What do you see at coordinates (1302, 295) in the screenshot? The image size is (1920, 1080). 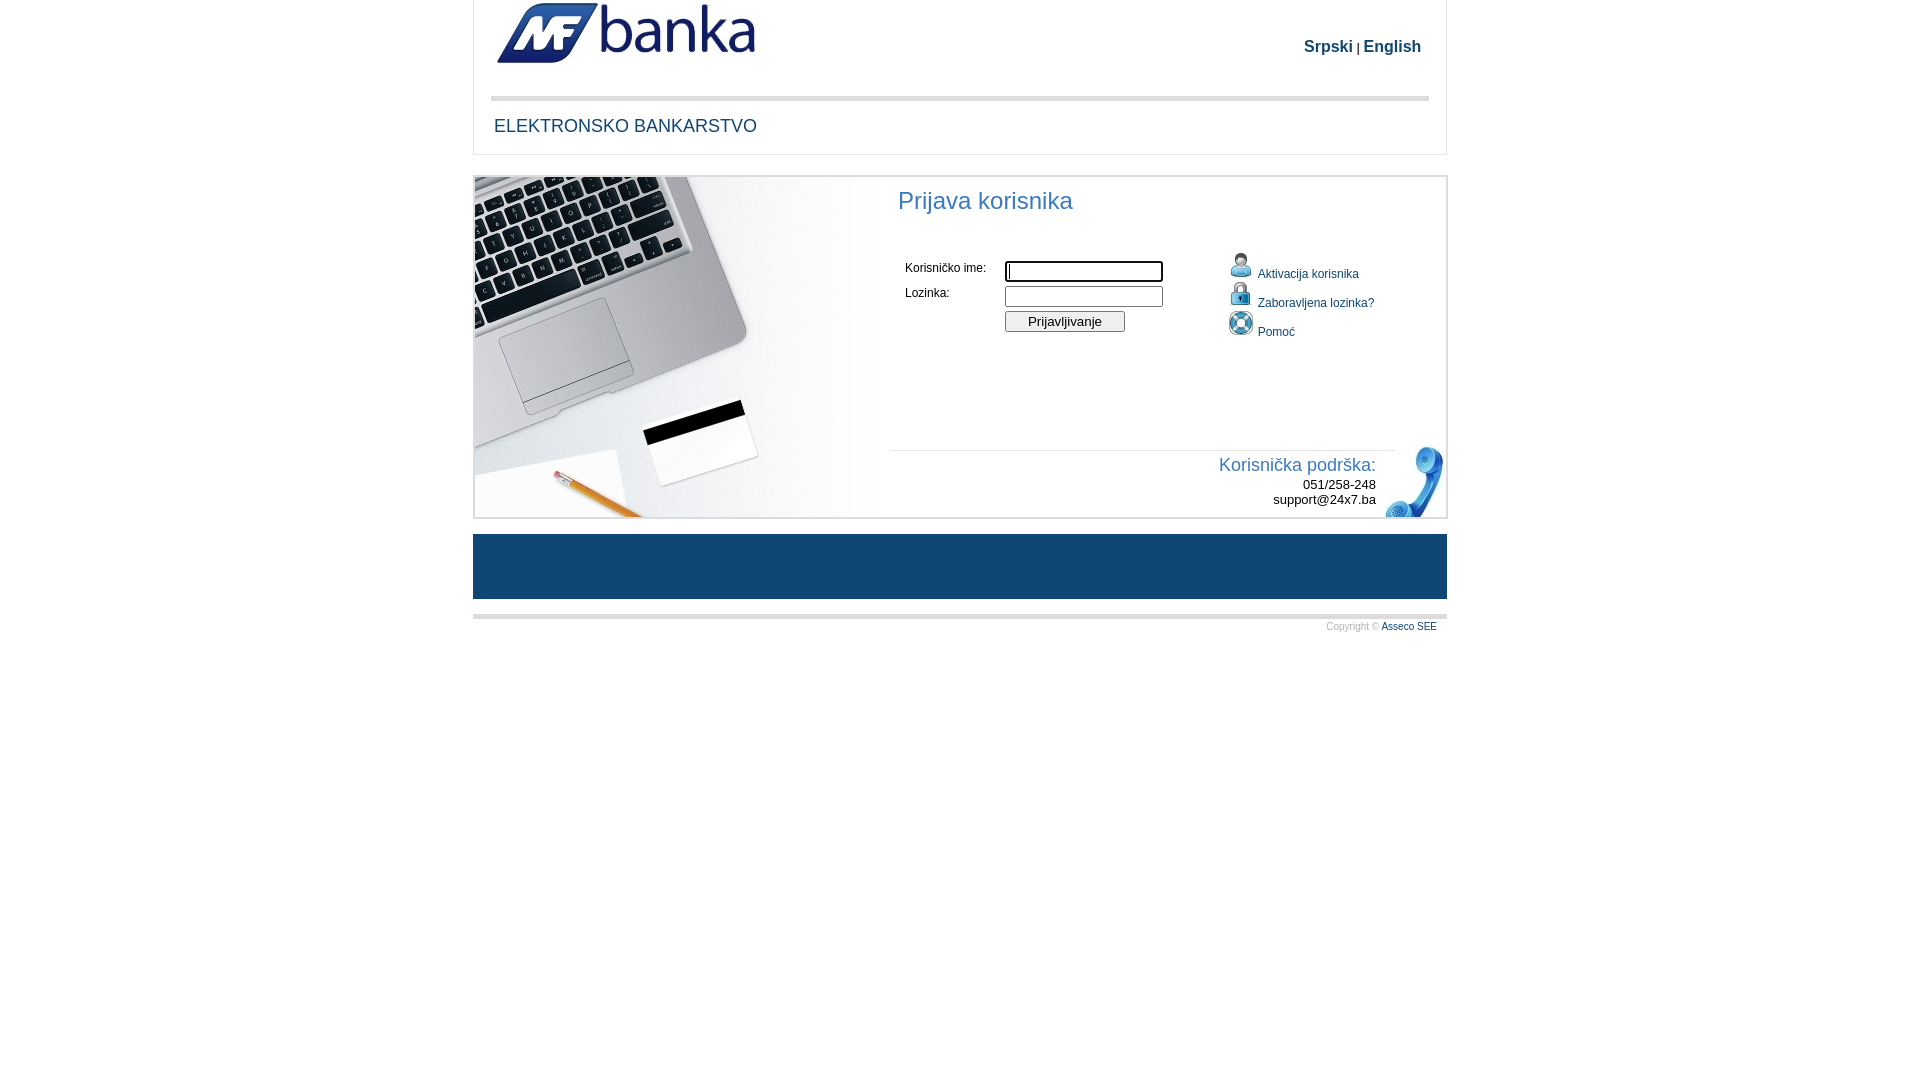 I see `'Zaboravljena lozinka?'` at bounding box center [1302, 295].